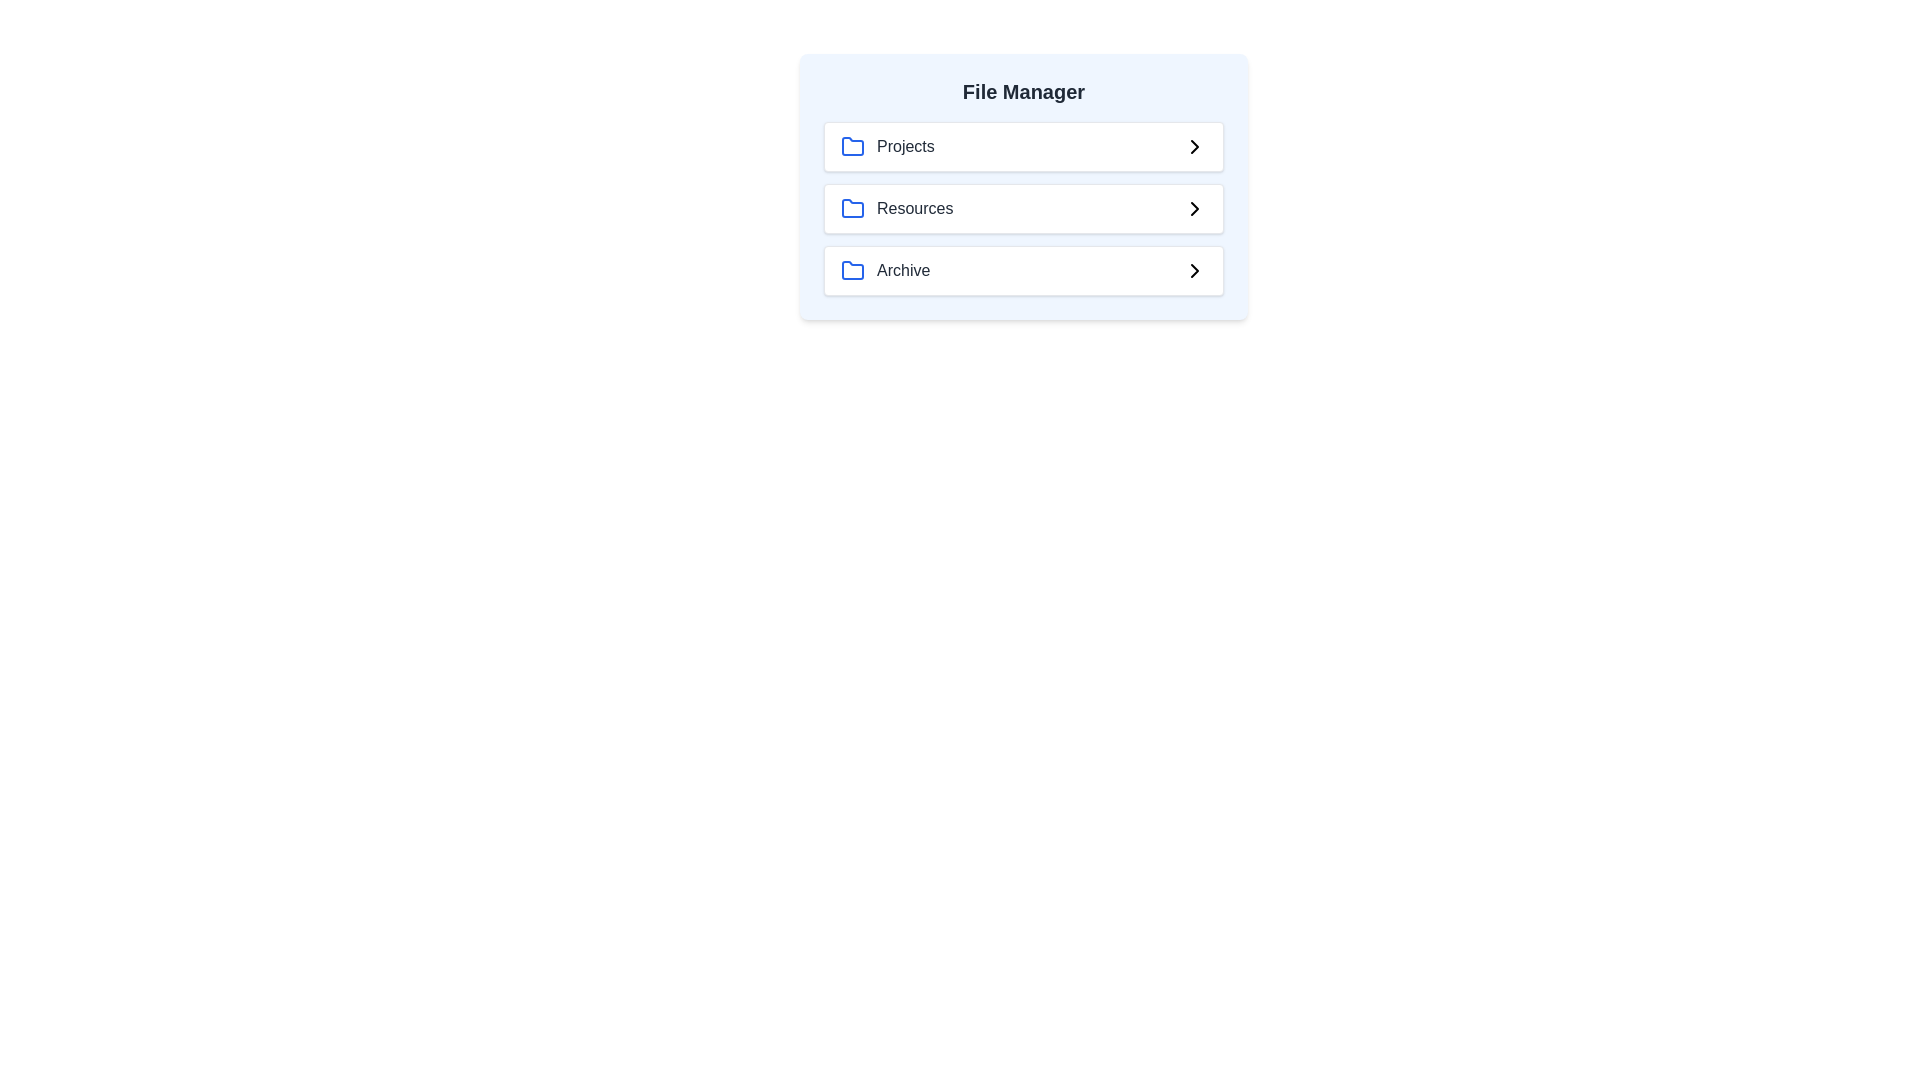 Image resolution: width=1920 pixels, height=1080 pixels. Describe the element at coordinates (1195, 145) in the screenshot. I see `the chevron icon, which is a small triangular shape pointing` at that location.